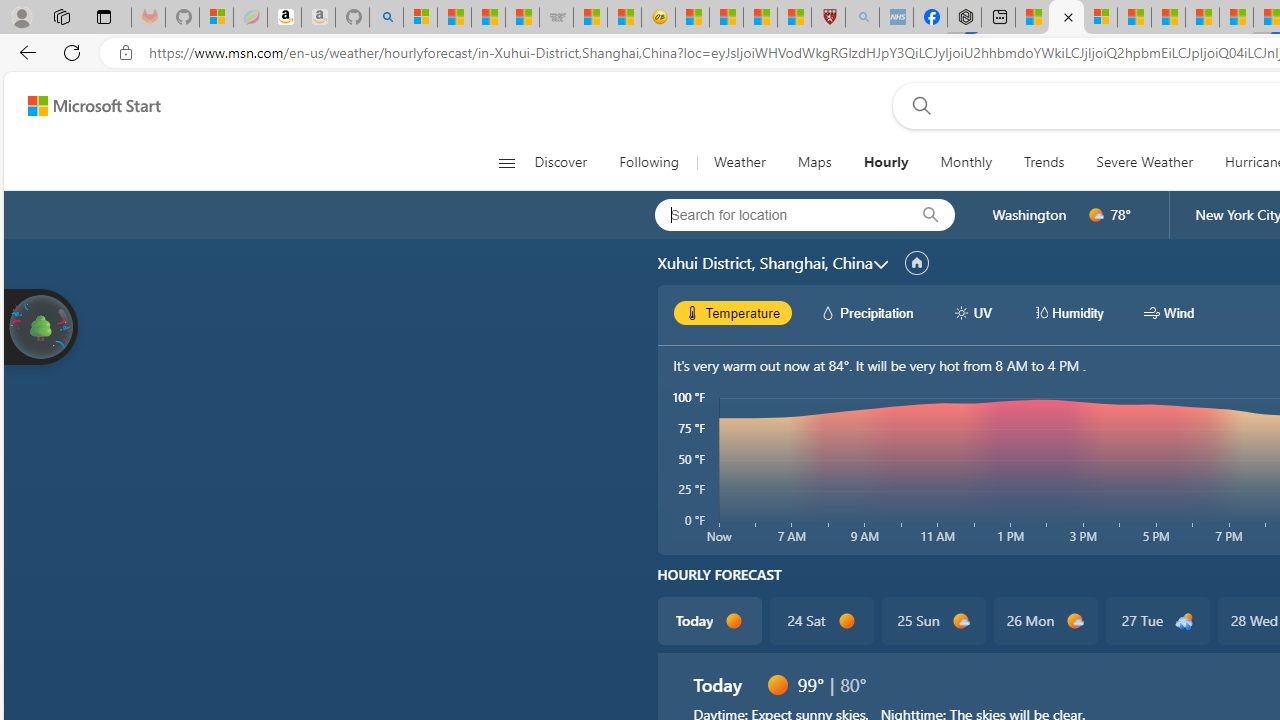 This screenshot has width=1280, height=720. What do you see at coordinates (732, 312) in the screenshot?
I see `'hourlyChart/temperatureBlack Temperature'` at bounding box center [732, 312].